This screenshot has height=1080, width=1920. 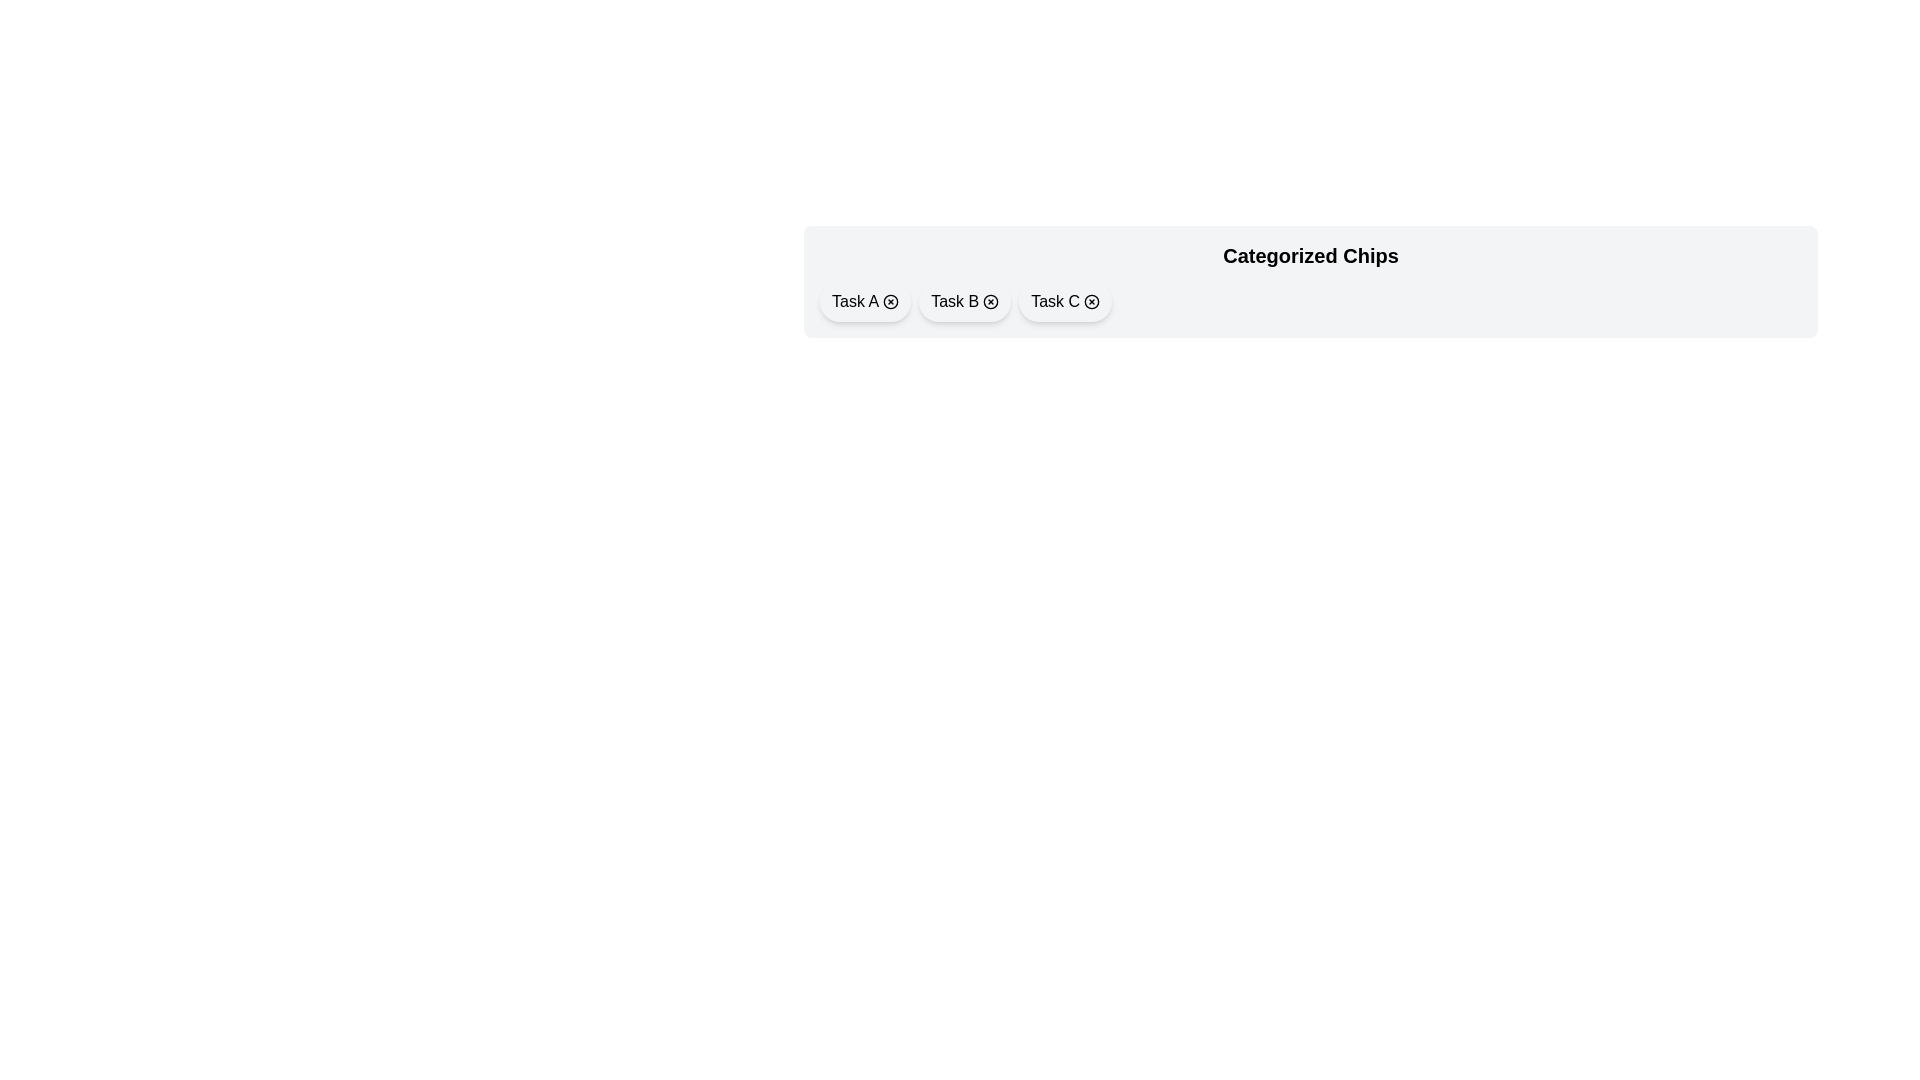 I want to click on the chip labeled Task C to observe its hover effect, so click(x=1064, y=301).